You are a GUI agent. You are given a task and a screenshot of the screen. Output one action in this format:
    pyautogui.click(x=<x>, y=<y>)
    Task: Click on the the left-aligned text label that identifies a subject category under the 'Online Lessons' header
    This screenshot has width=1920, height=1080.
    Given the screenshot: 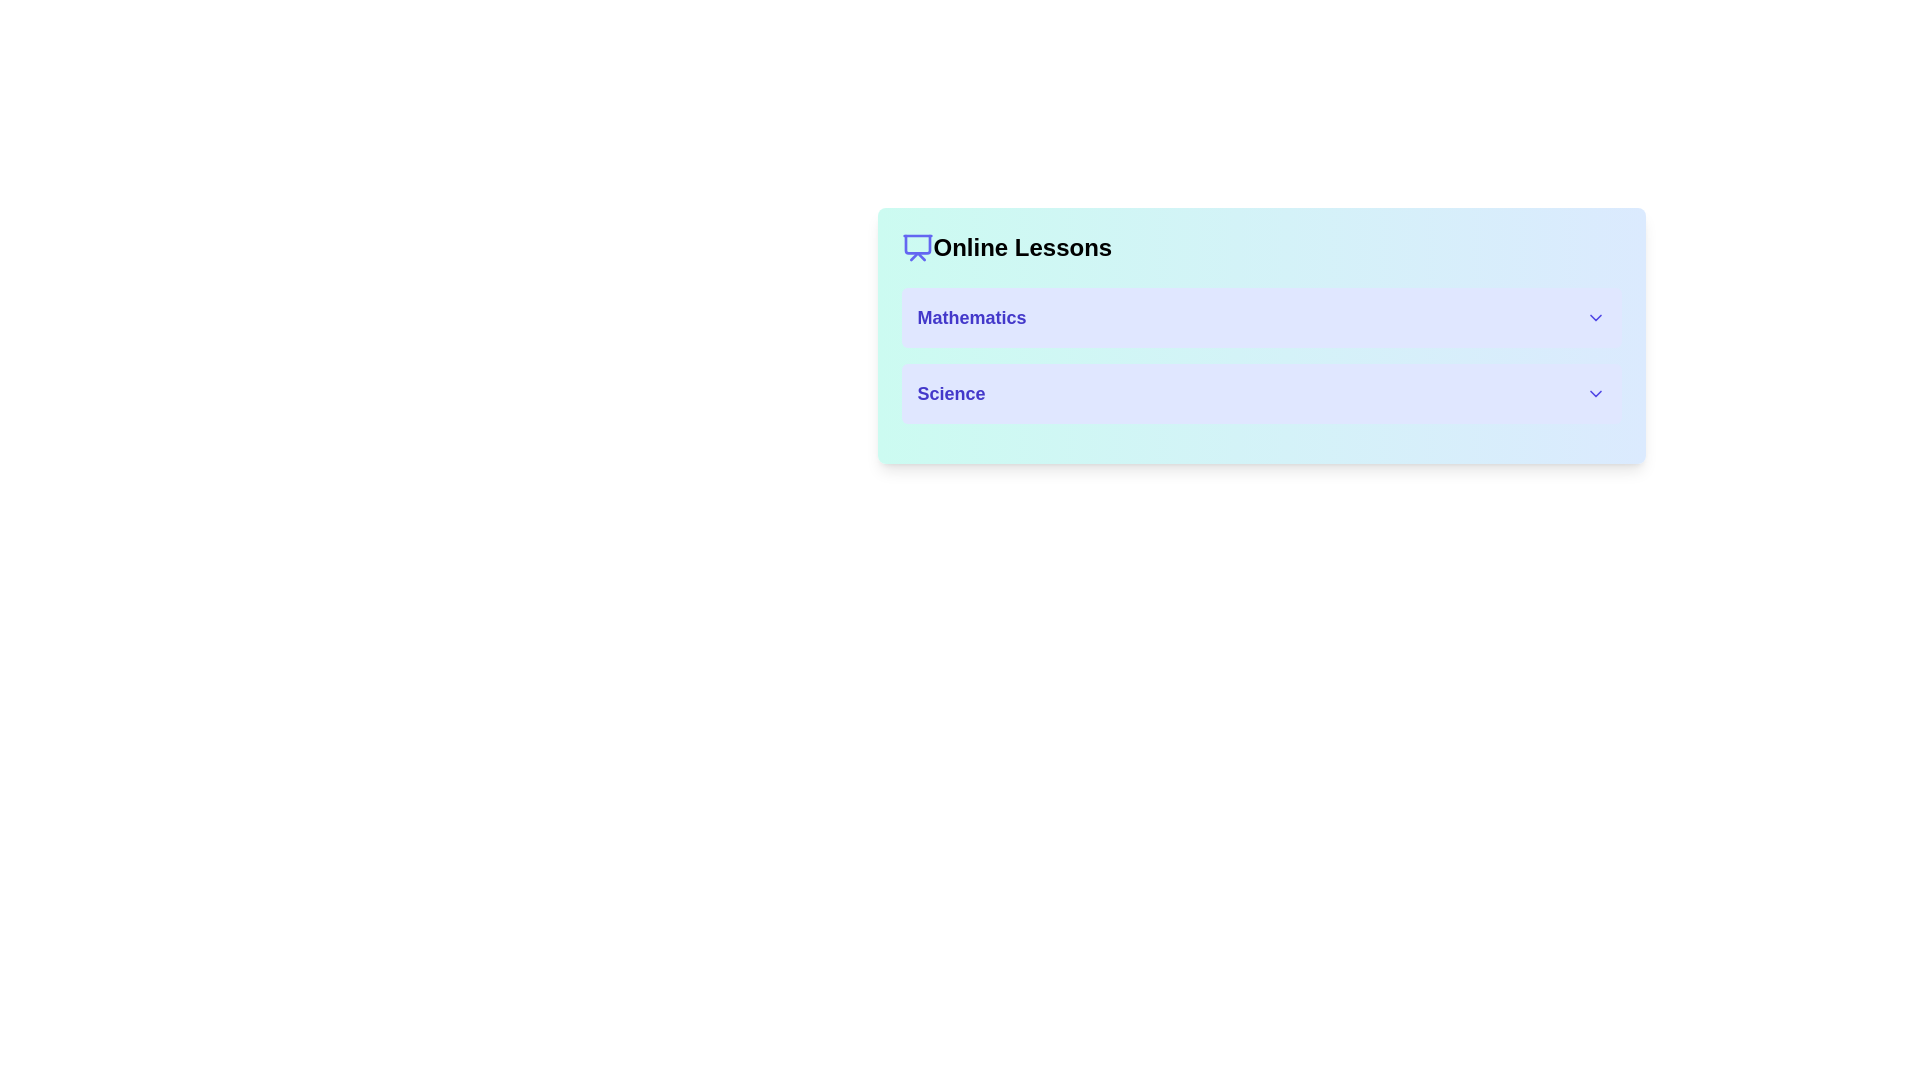 What is the action you would take?
    pyautogui.click(x=950, y=393)
    